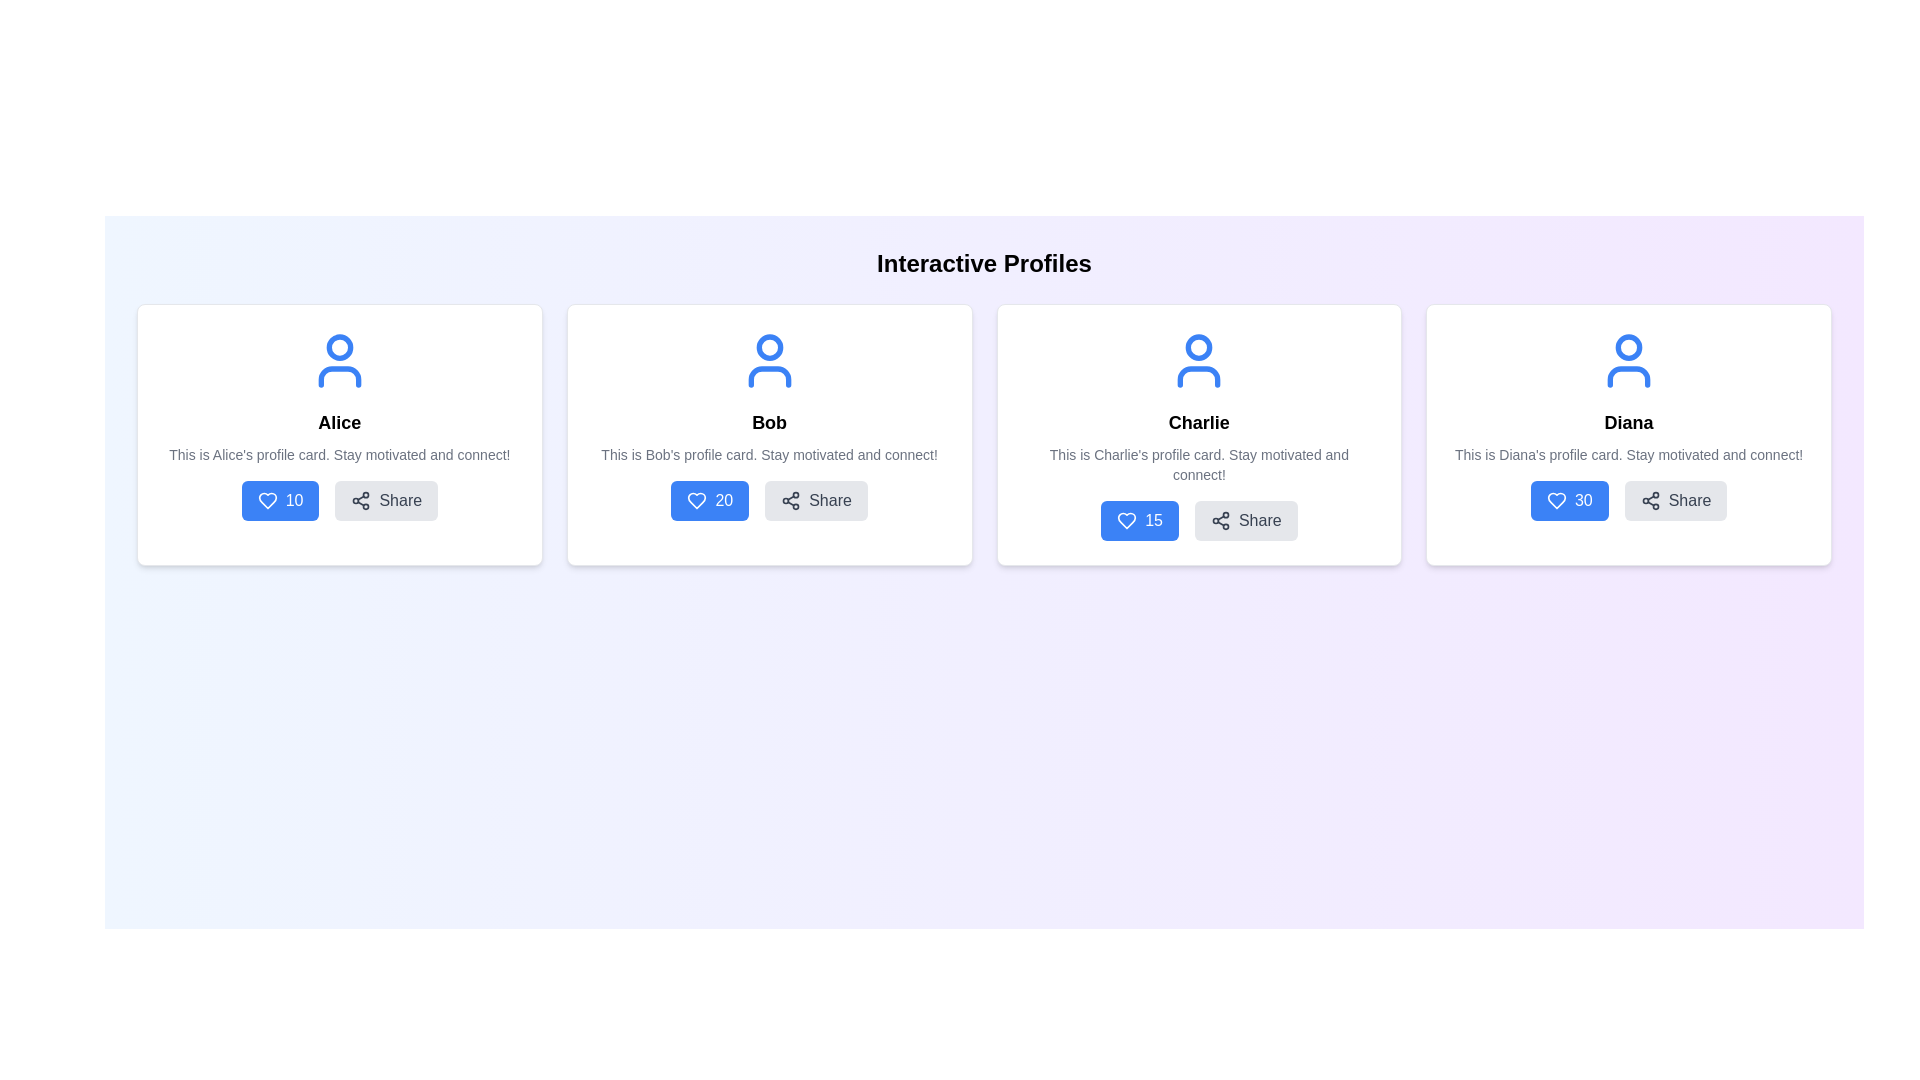  What do you see at coordinates (1199, 519) in the screenshot?
I see `the 'Share' button with a light gray background and rounded corners located in the 'Charlie' profile card, positioned to the right of the '15' heart button` at bounding box center [1199, 519].